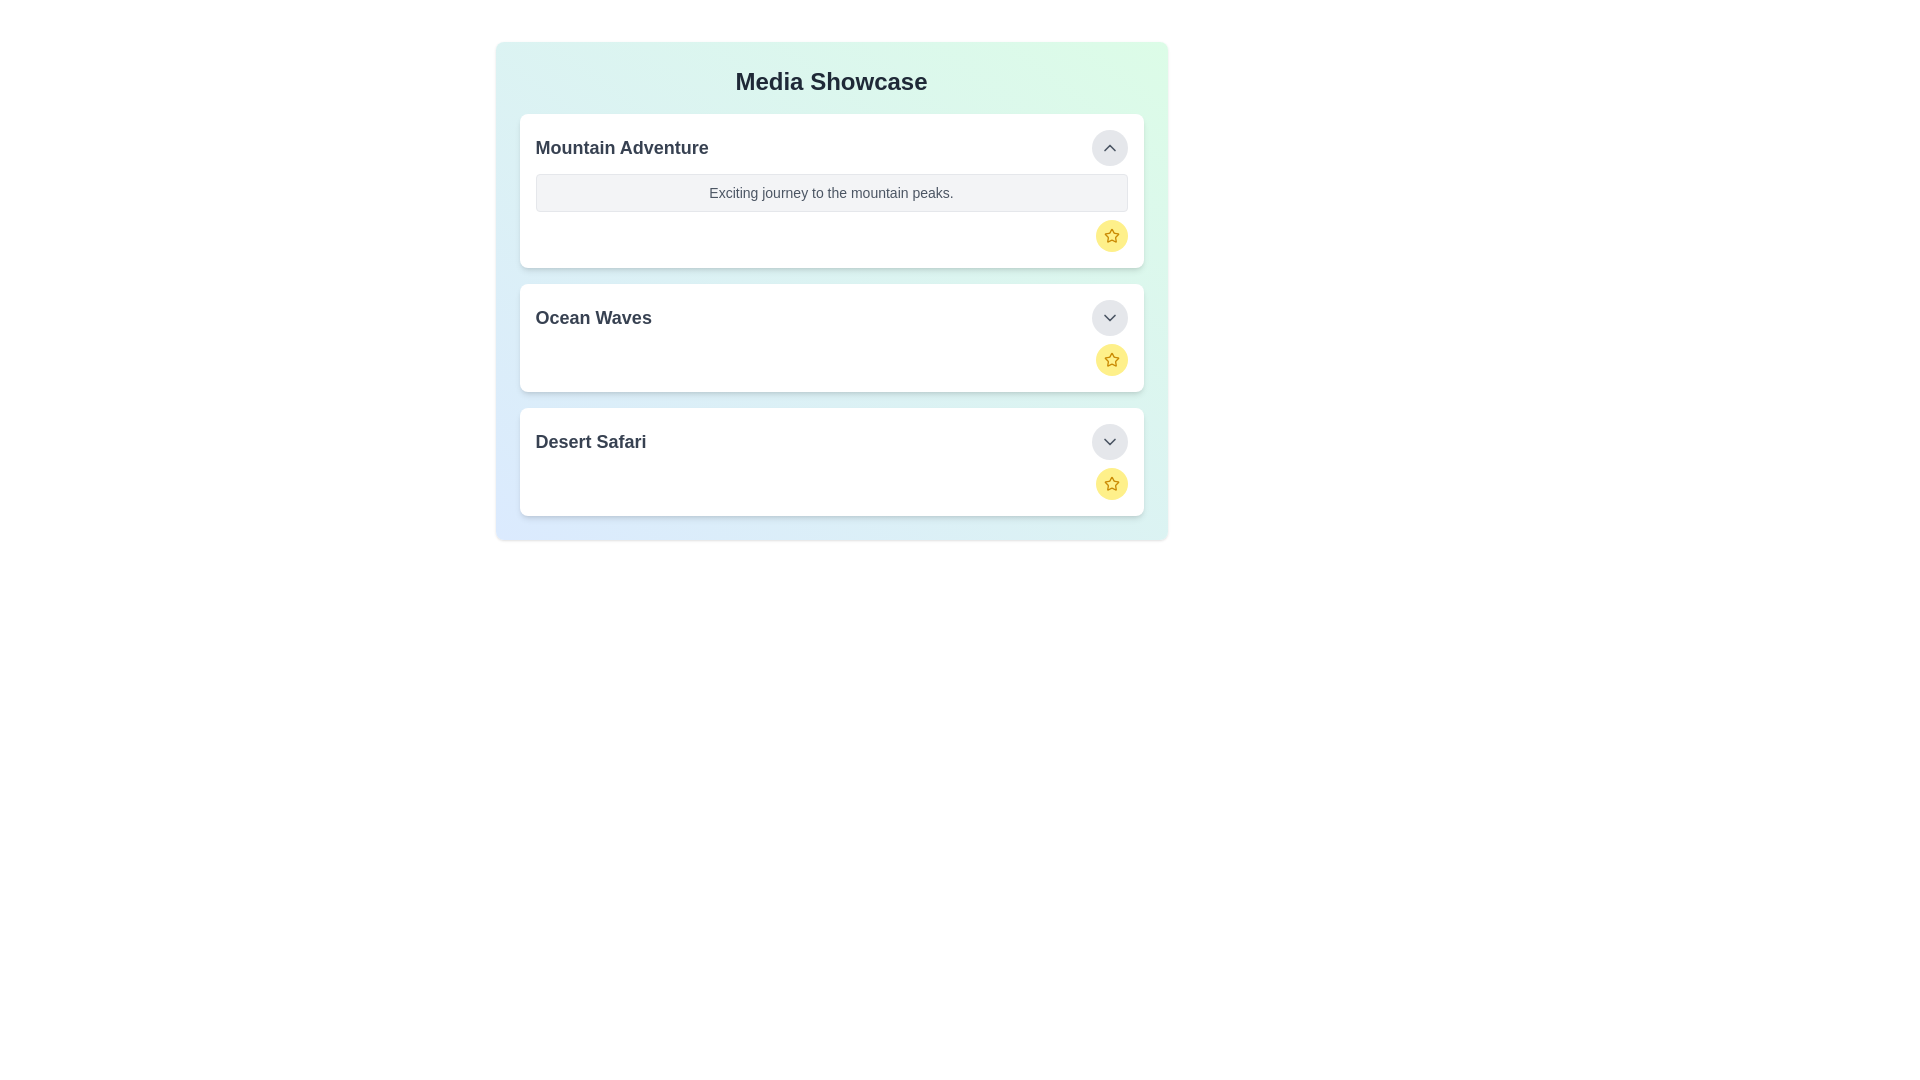  What do you see at coordinates (1110, 234) in the screenshot?
I see `favorite button for the item titled 'Mountain Adventure'` at bounding box center [1110, 234].